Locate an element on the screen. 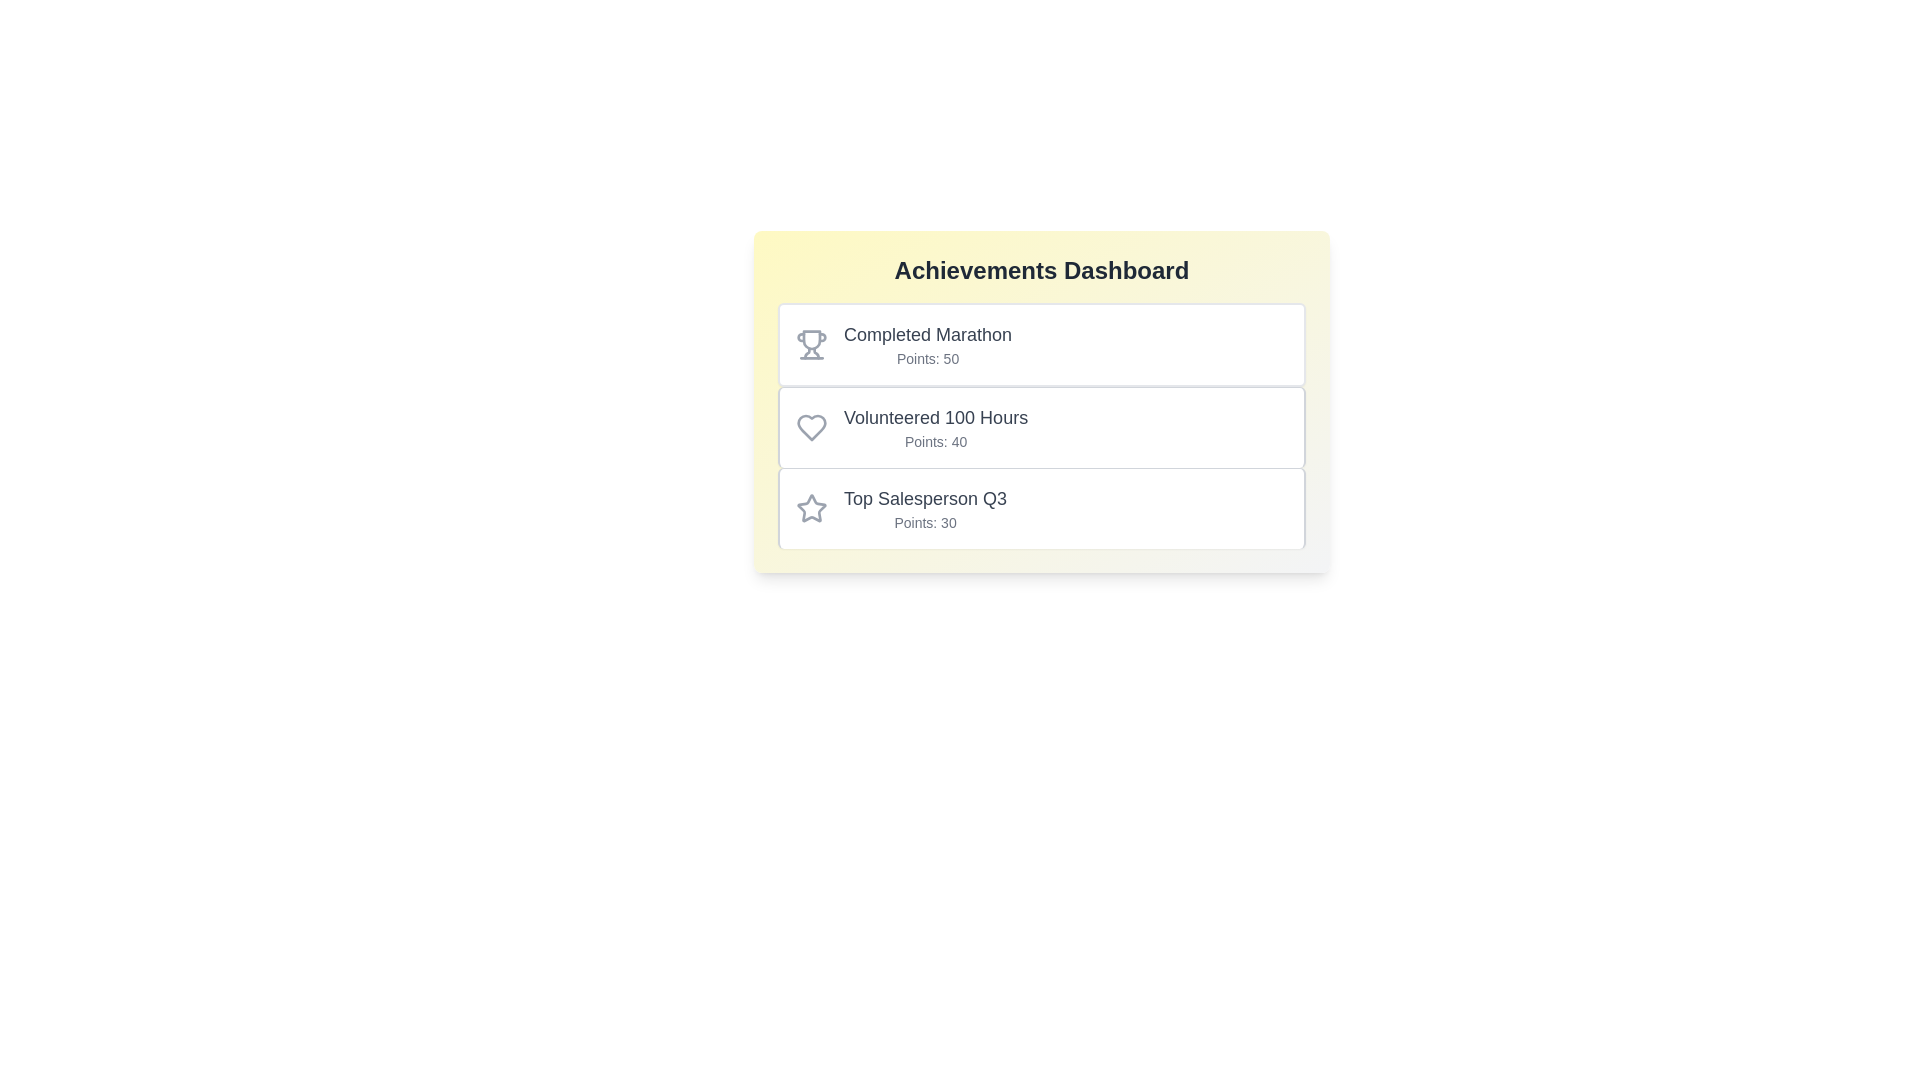  the achievement item Top Salesperson Q3 is located at coordinates (1040, 507).